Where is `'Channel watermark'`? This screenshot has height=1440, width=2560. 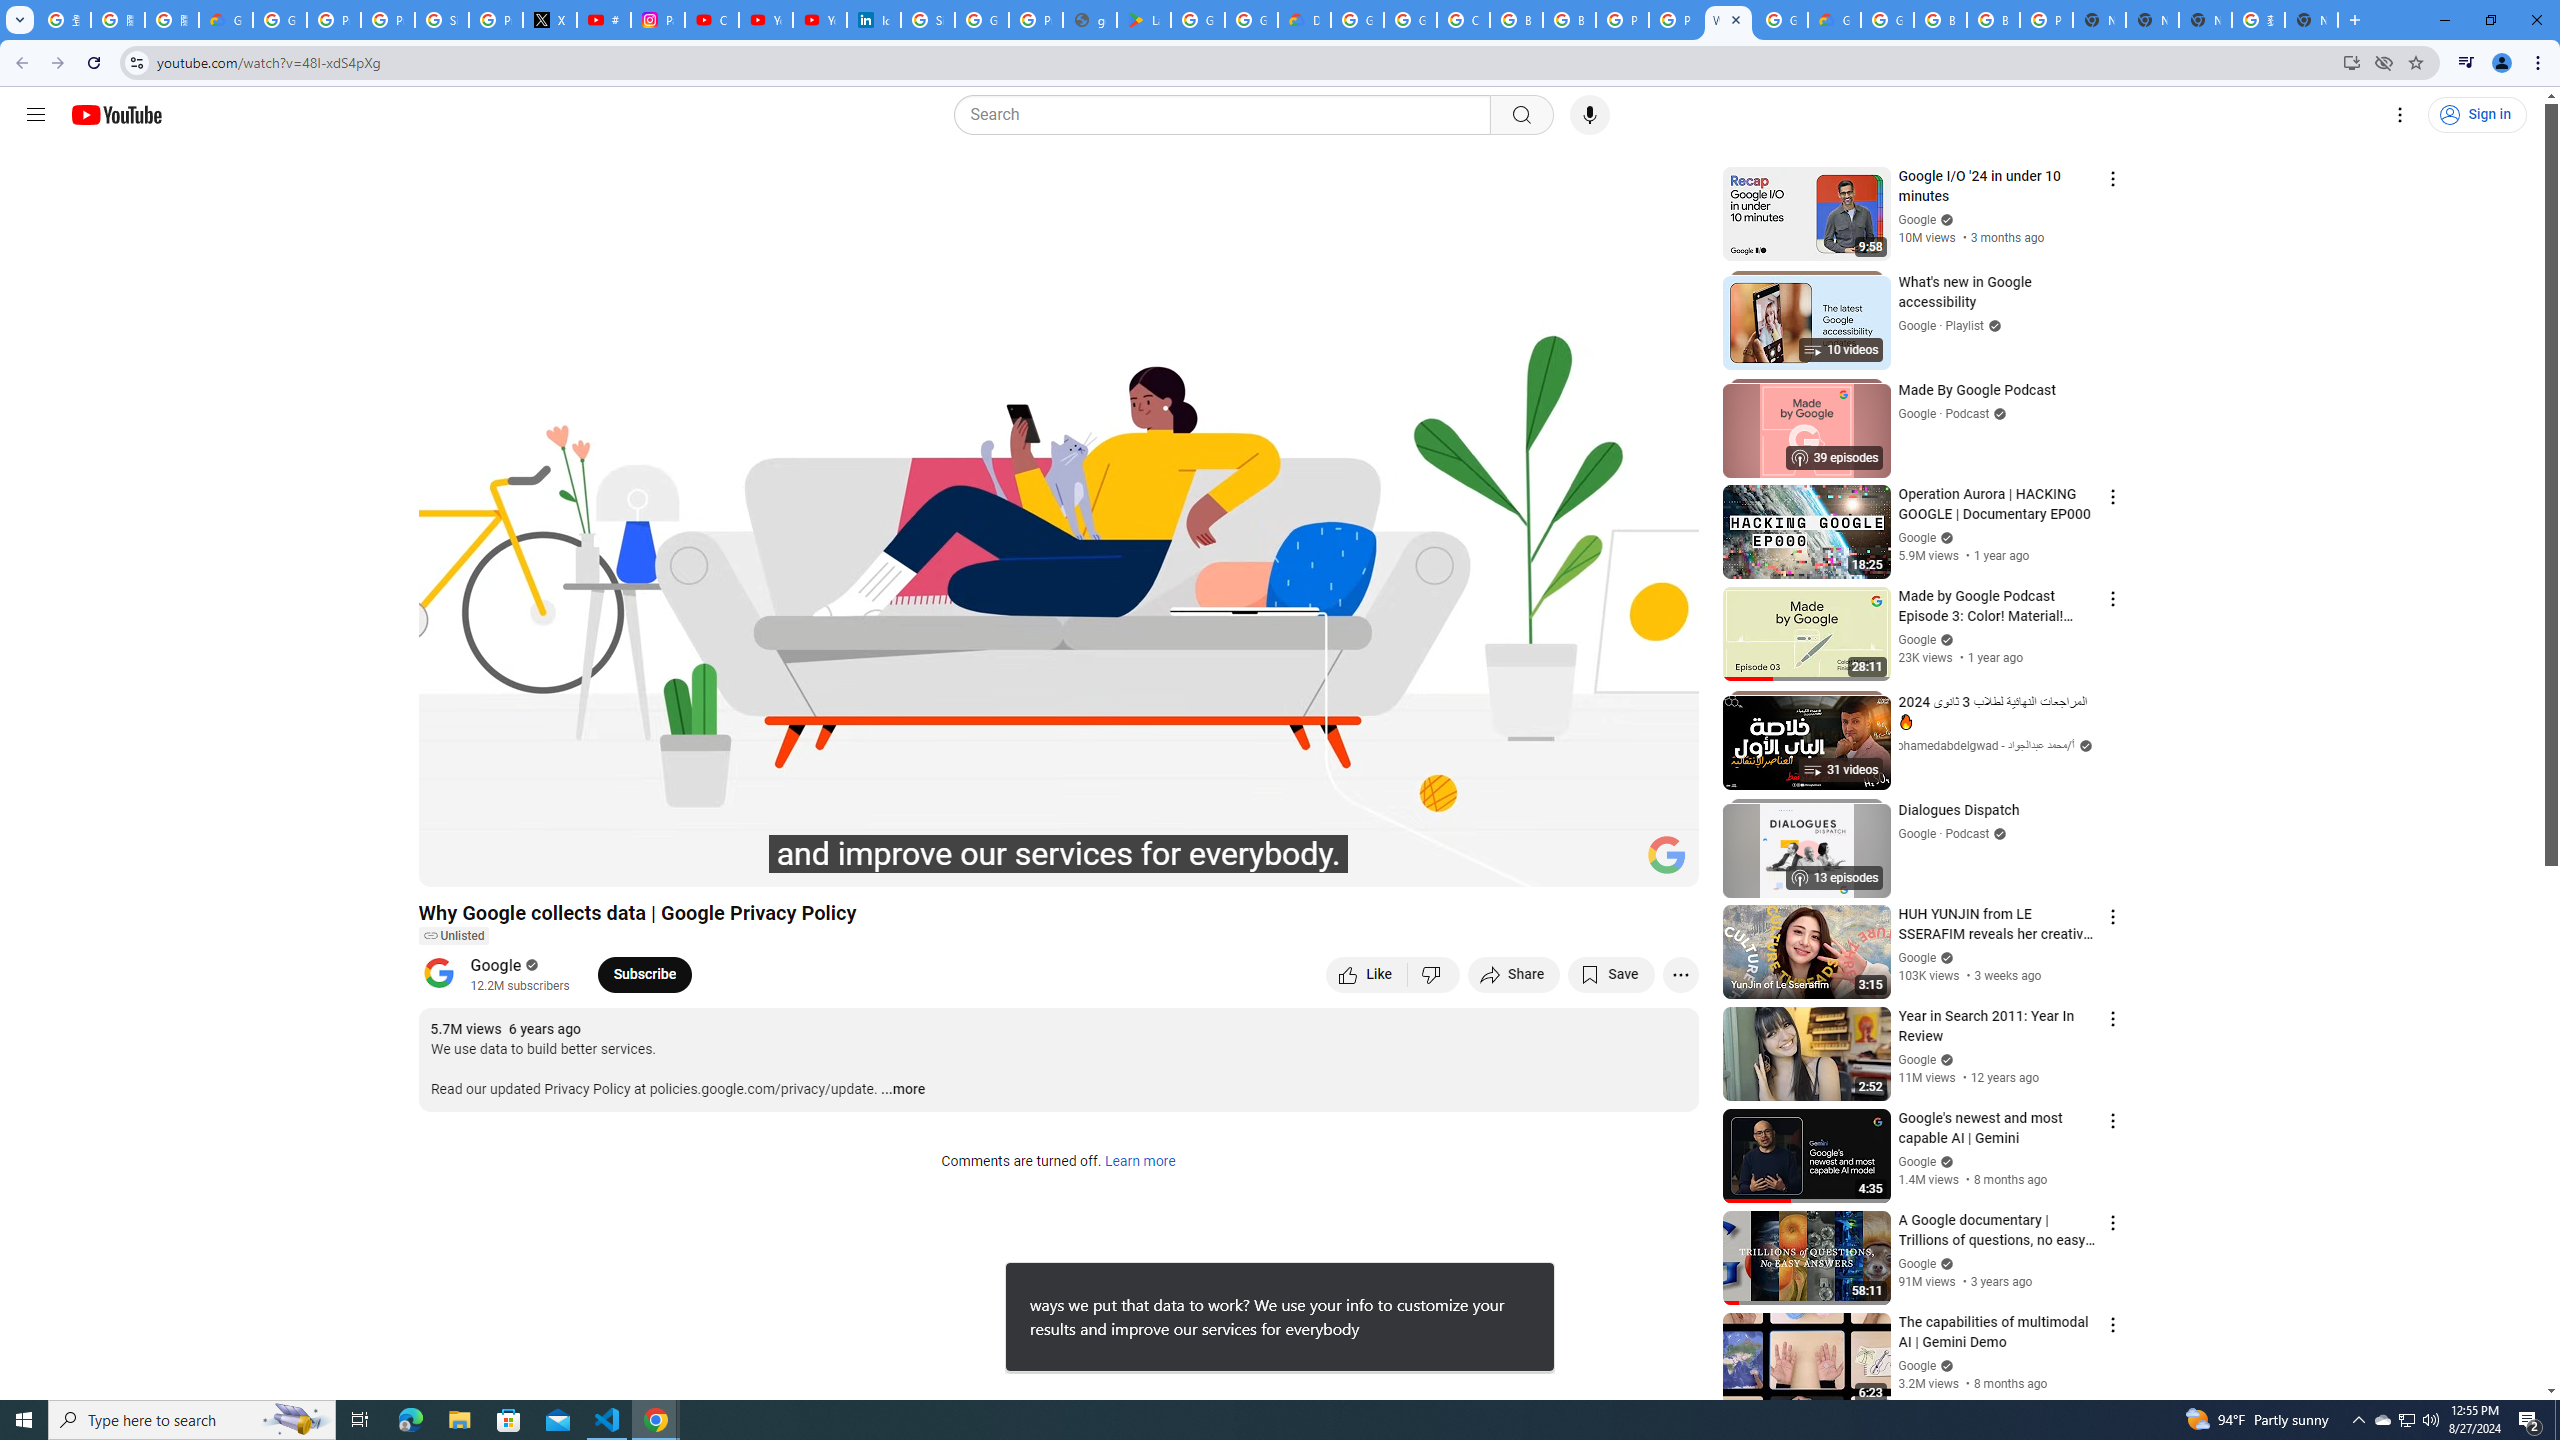
'Channel watermark' is located at coordinates (1666, 854).